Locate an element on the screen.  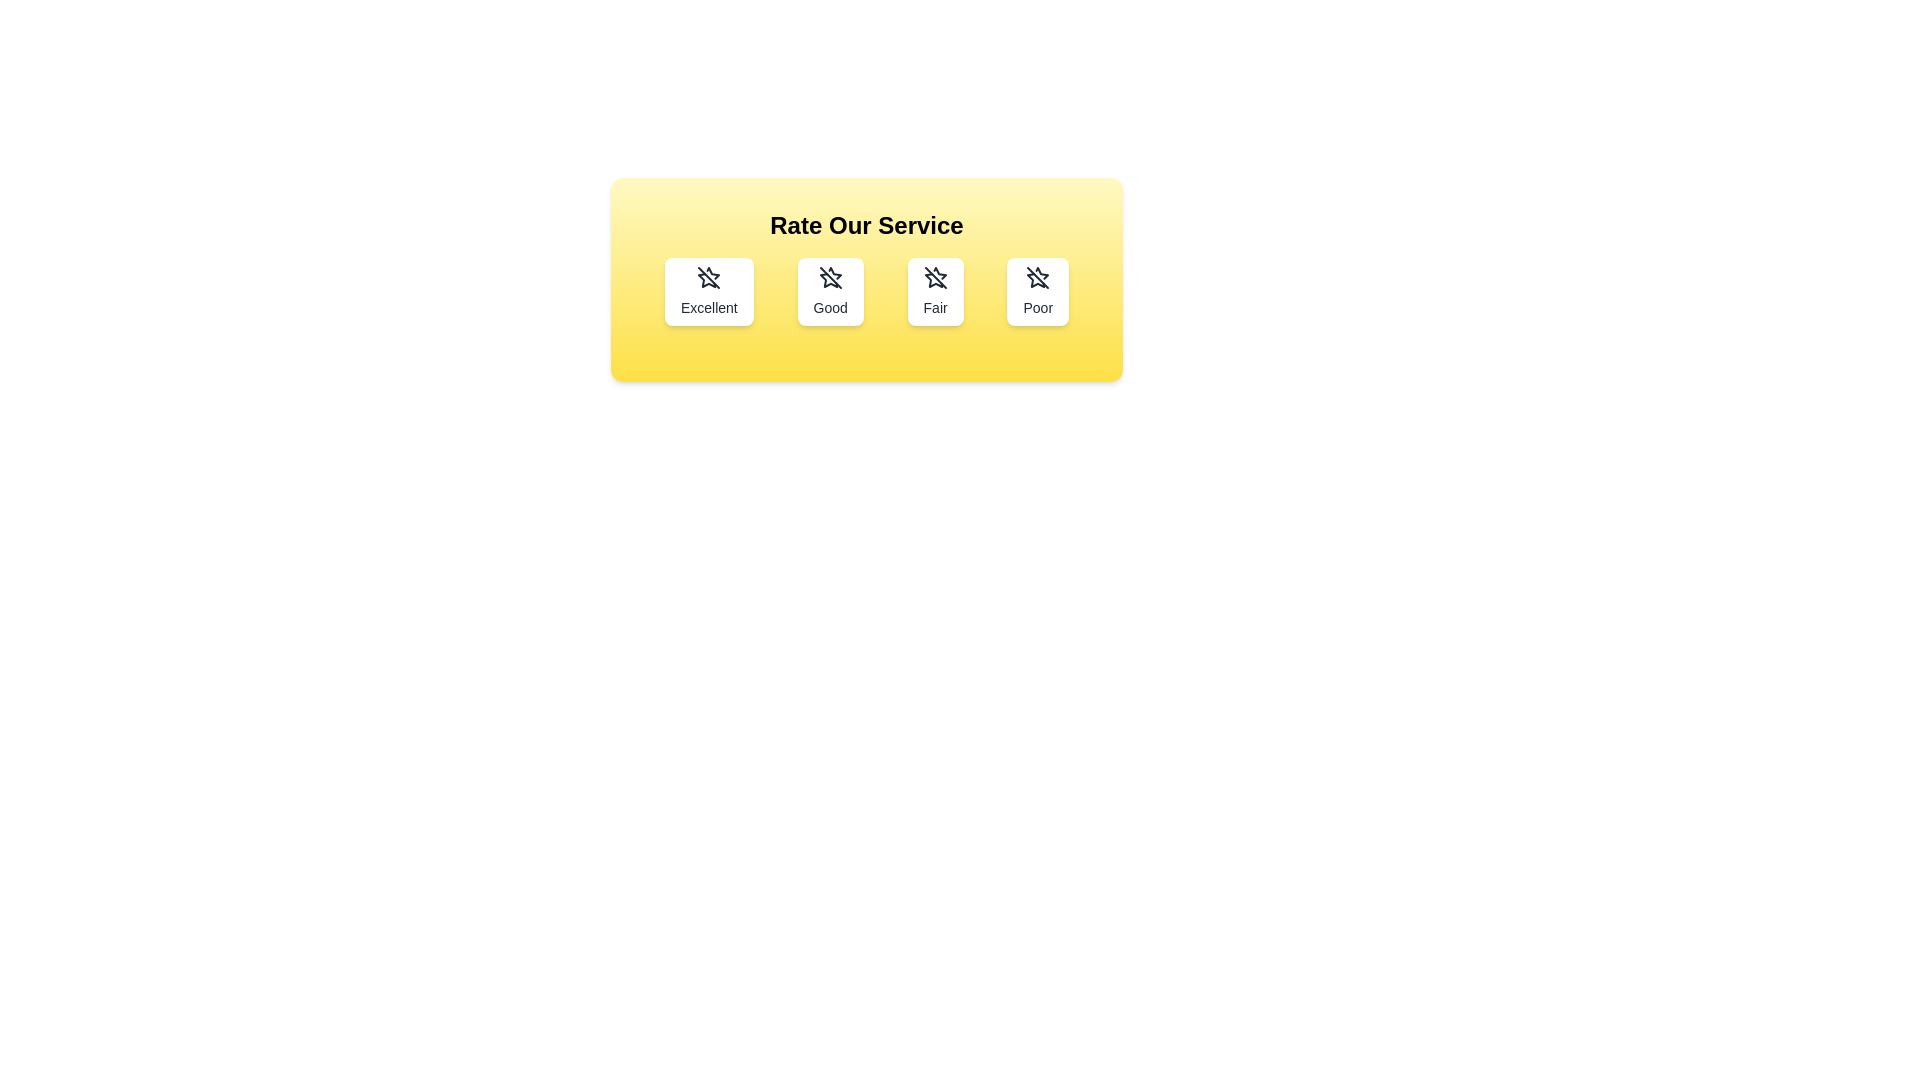
the button labeled Good to select the corresponding rating is located at coordinates (830, 292).